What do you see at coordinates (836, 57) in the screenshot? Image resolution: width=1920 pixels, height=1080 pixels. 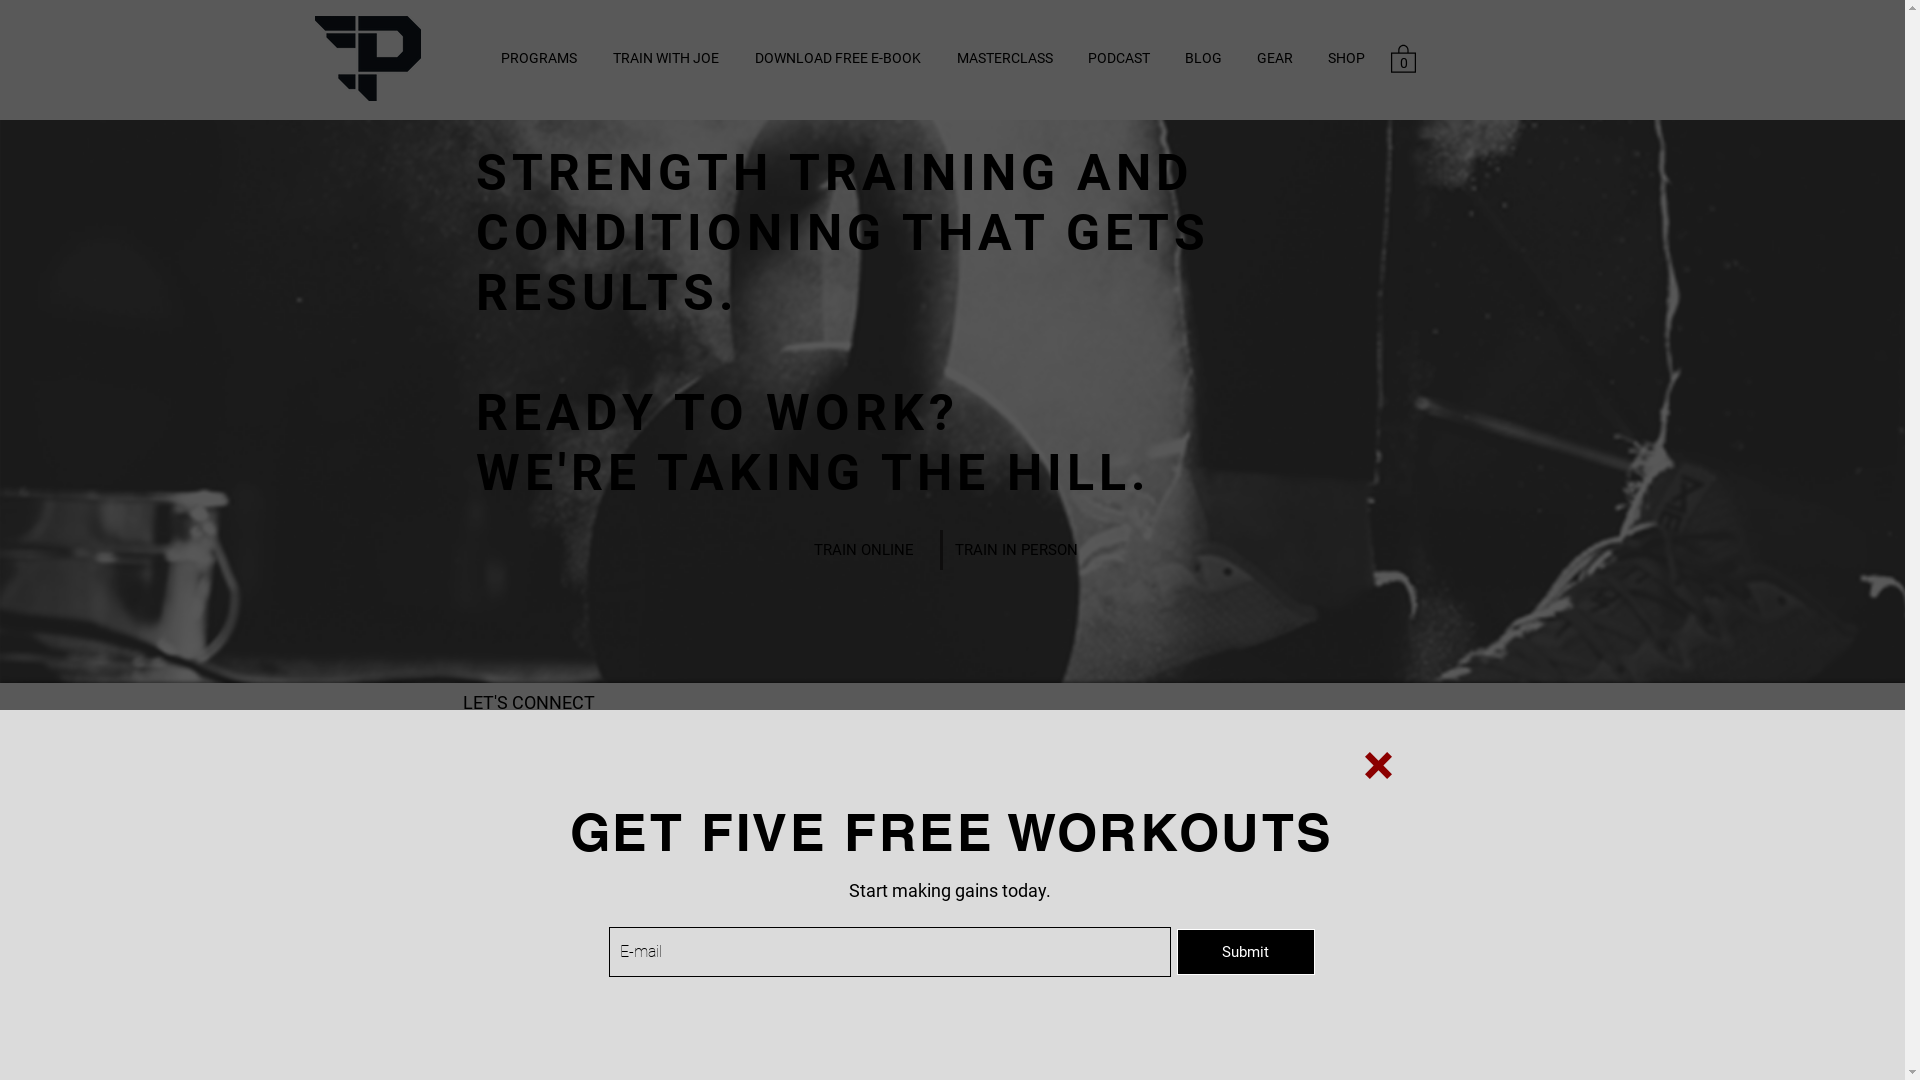 I see `'DOWNLOAD FREE E-BOOK'` at bounding box center [836, 57].